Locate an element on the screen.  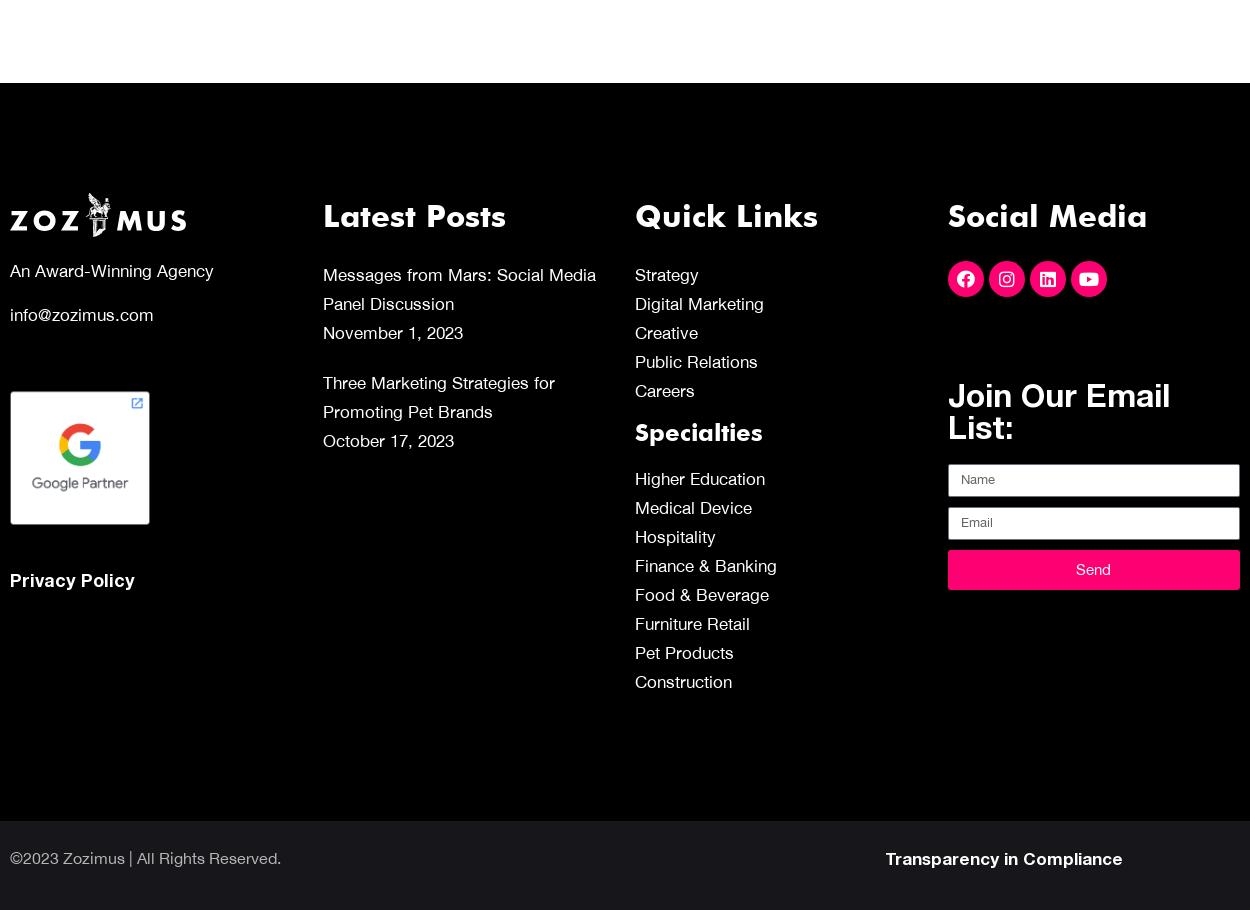
'Careers' is located at coordinates (635, 390).